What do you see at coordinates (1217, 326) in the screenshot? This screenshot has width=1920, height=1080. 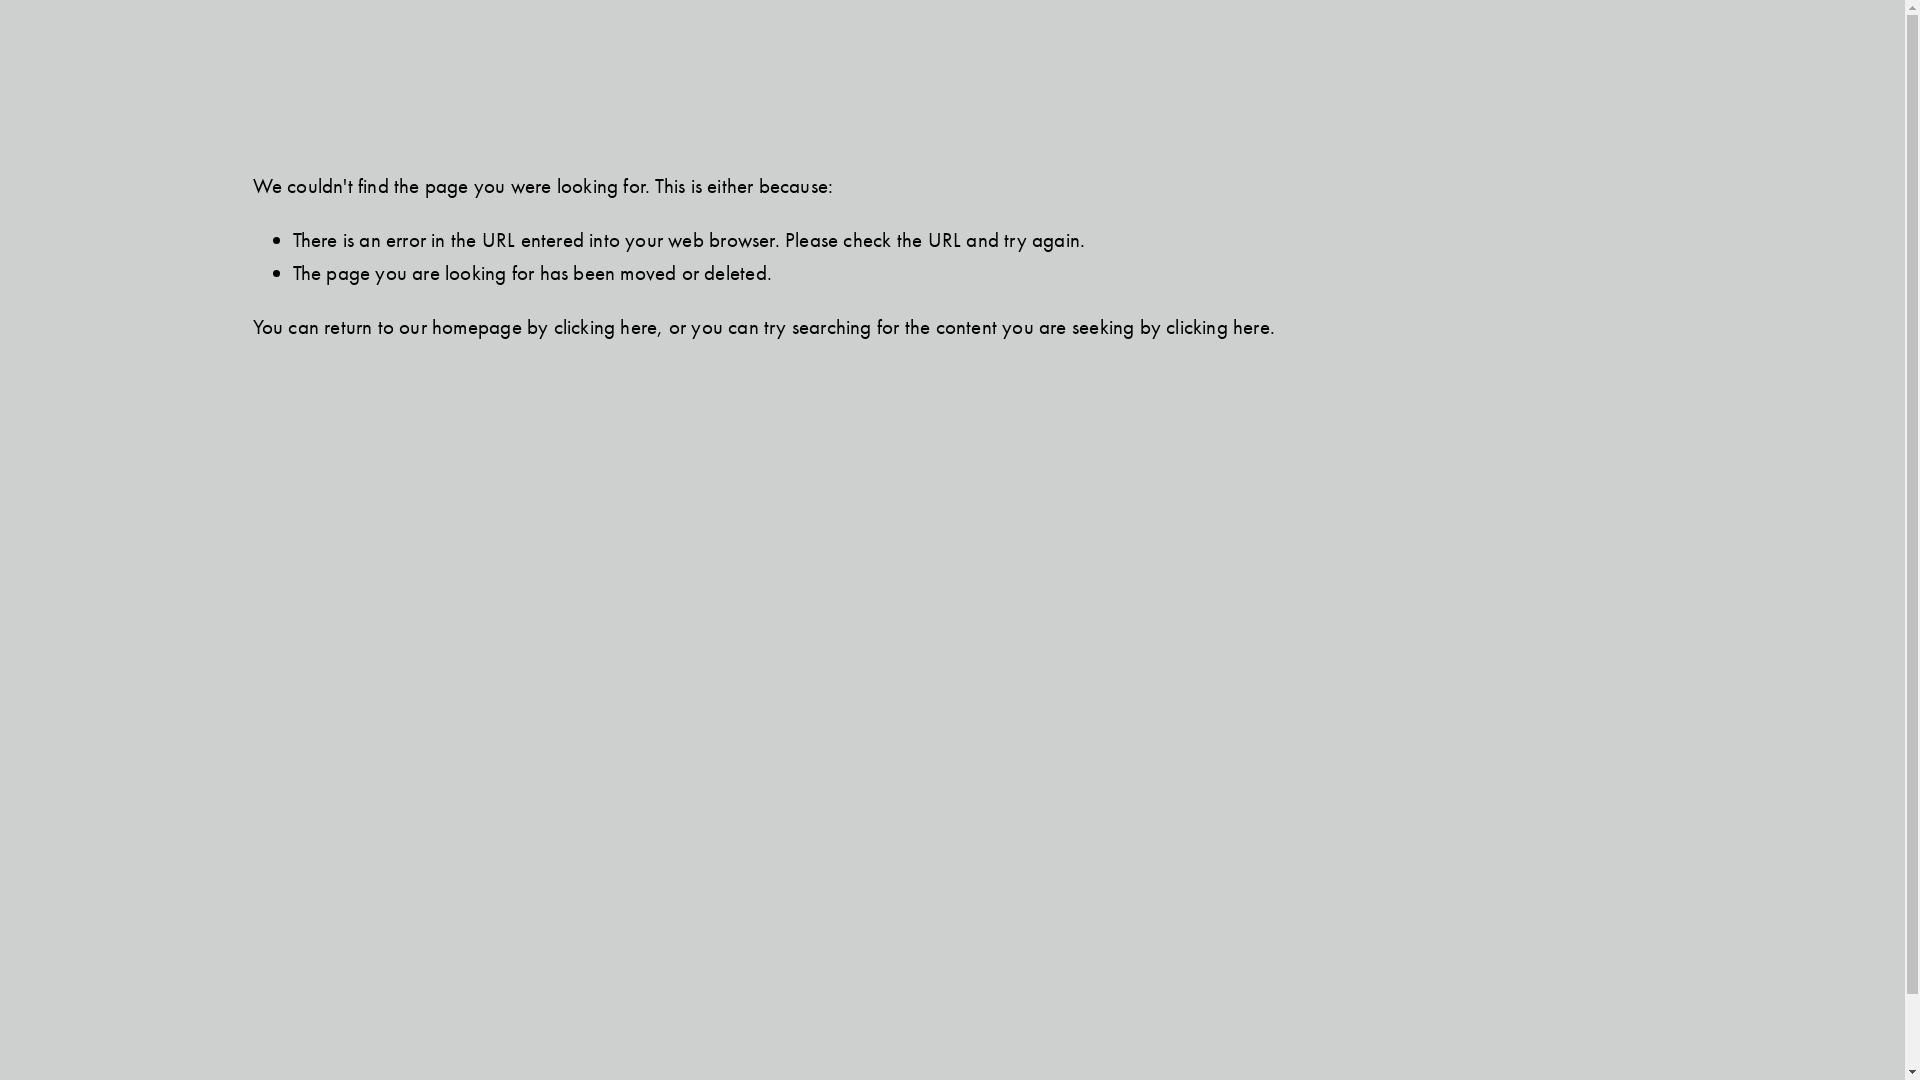 I see `'clicking here'` at bounding box center [1217, 326].